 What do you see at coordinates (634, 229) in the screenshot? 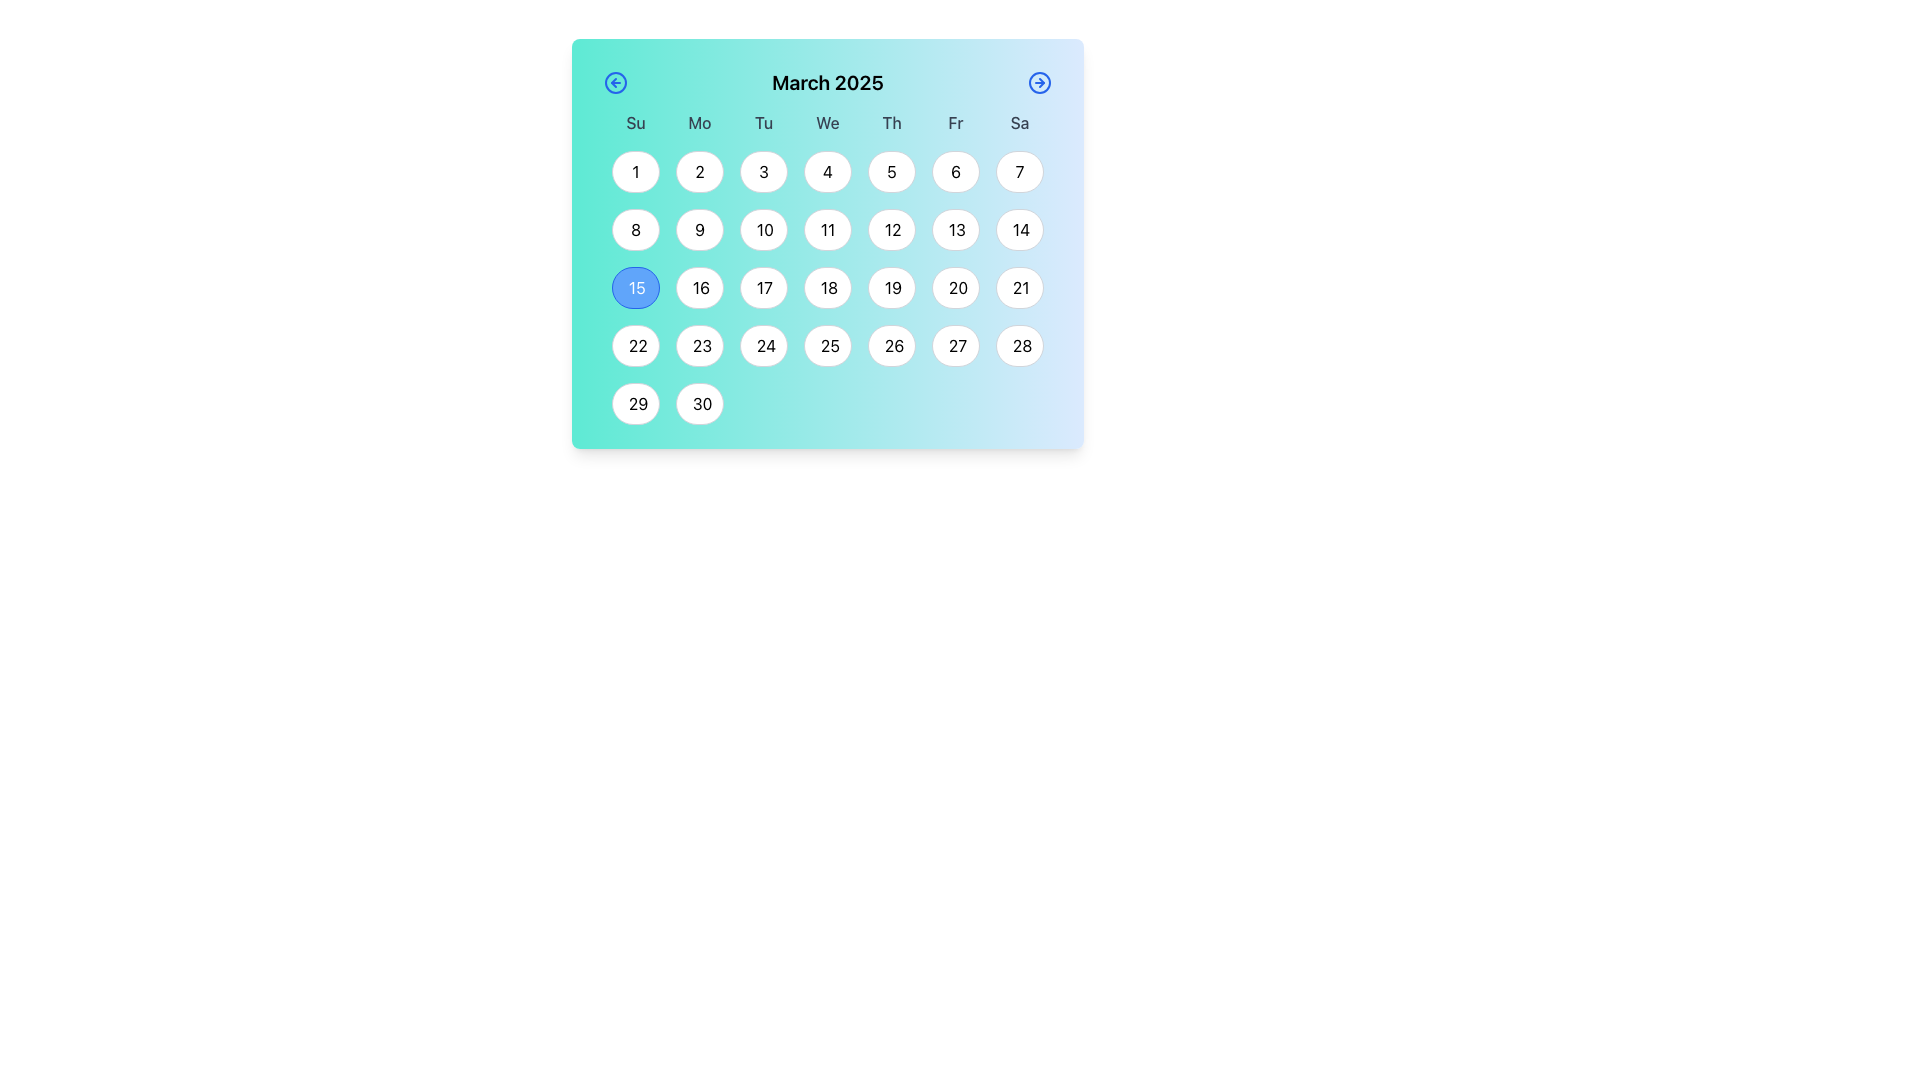
I see `the rounded button displaying the number '8' in the calendar grid located under the 'Su' column heading` at bounding box center [634, 229].